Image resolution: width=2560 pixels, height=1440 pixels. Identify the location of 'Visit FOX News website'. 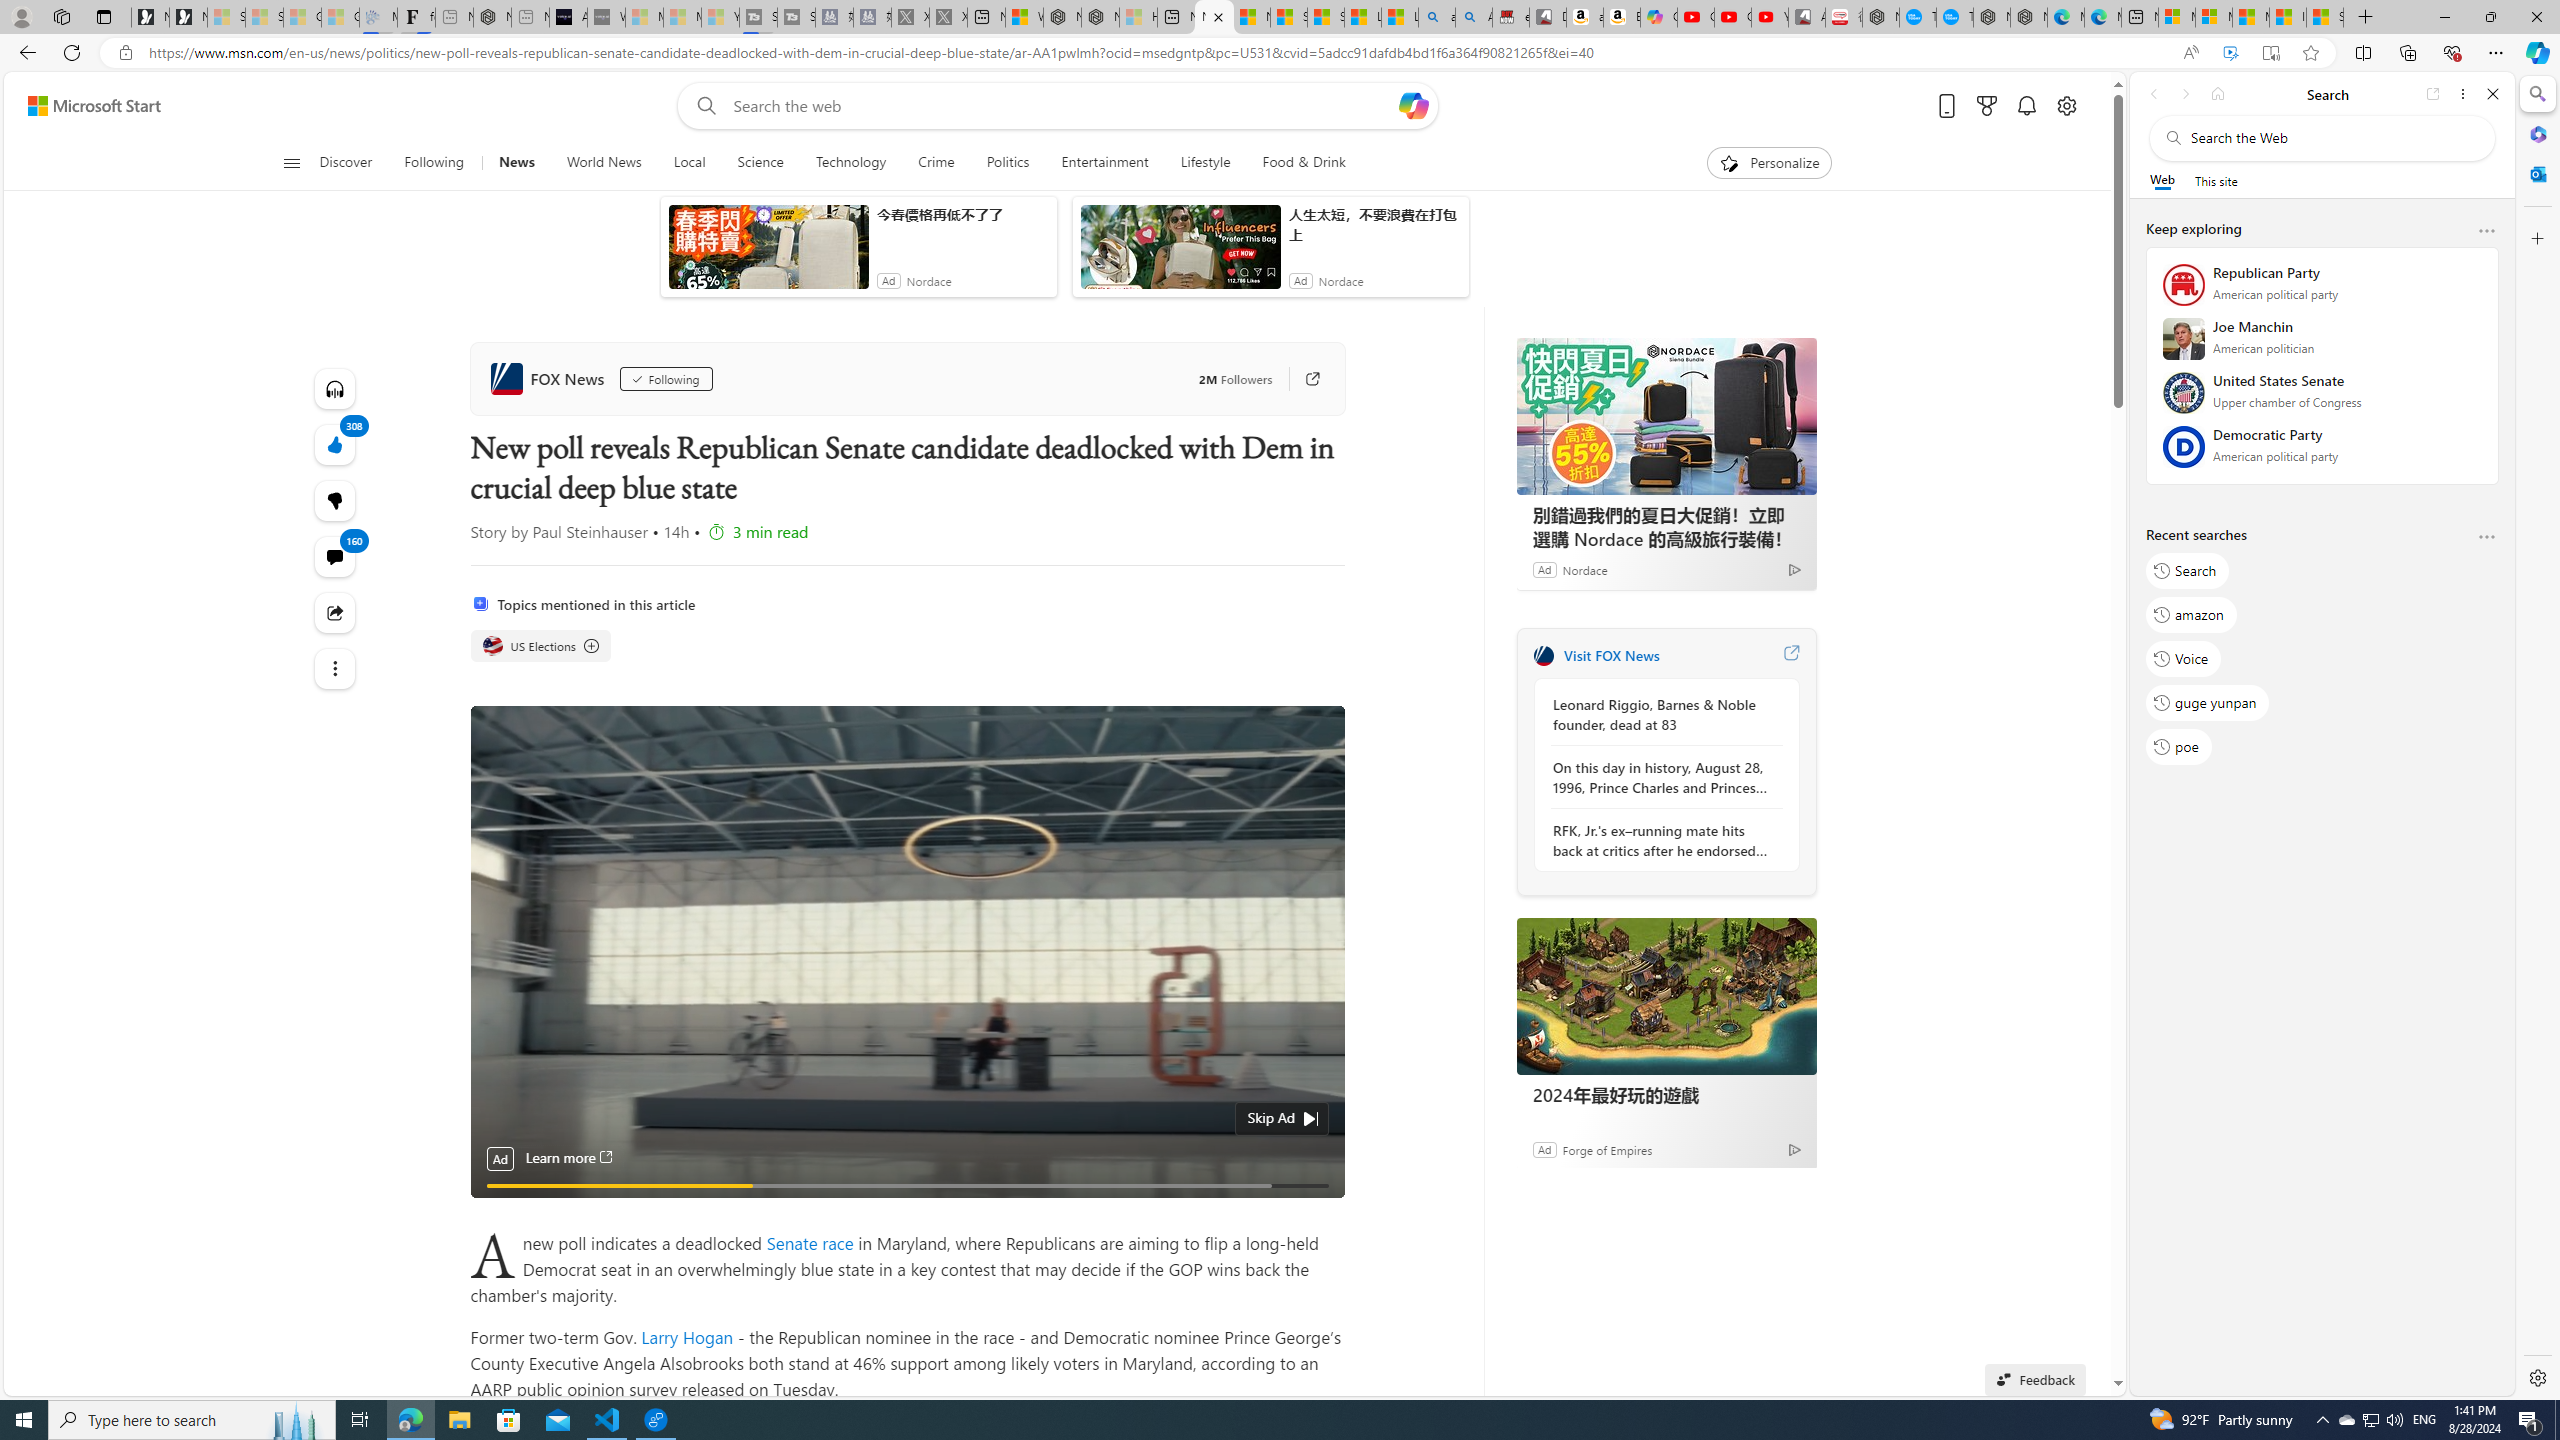
(1789, 654).